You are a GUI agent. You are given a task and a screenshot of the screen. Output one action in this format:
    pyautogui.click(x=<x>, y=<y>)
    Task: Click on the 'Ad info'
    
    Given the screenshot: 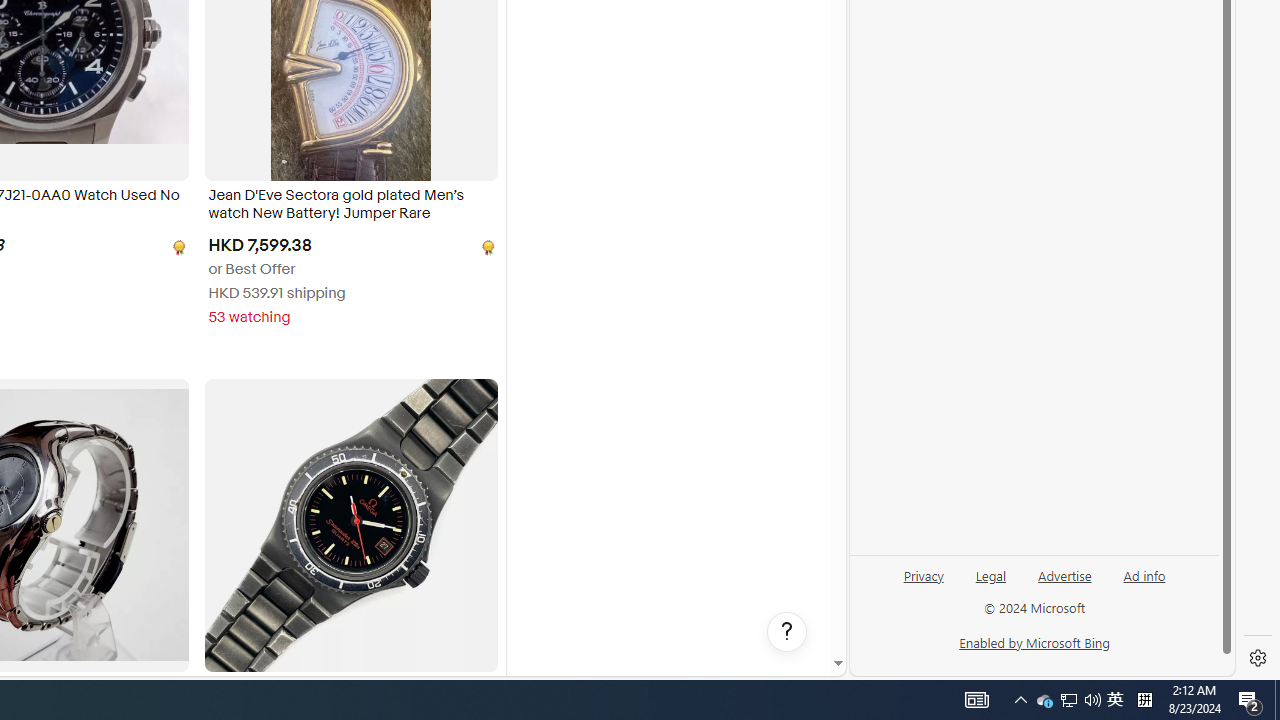 What is the action you would take?
    pyautogui.click(x=1144, y=583)
    